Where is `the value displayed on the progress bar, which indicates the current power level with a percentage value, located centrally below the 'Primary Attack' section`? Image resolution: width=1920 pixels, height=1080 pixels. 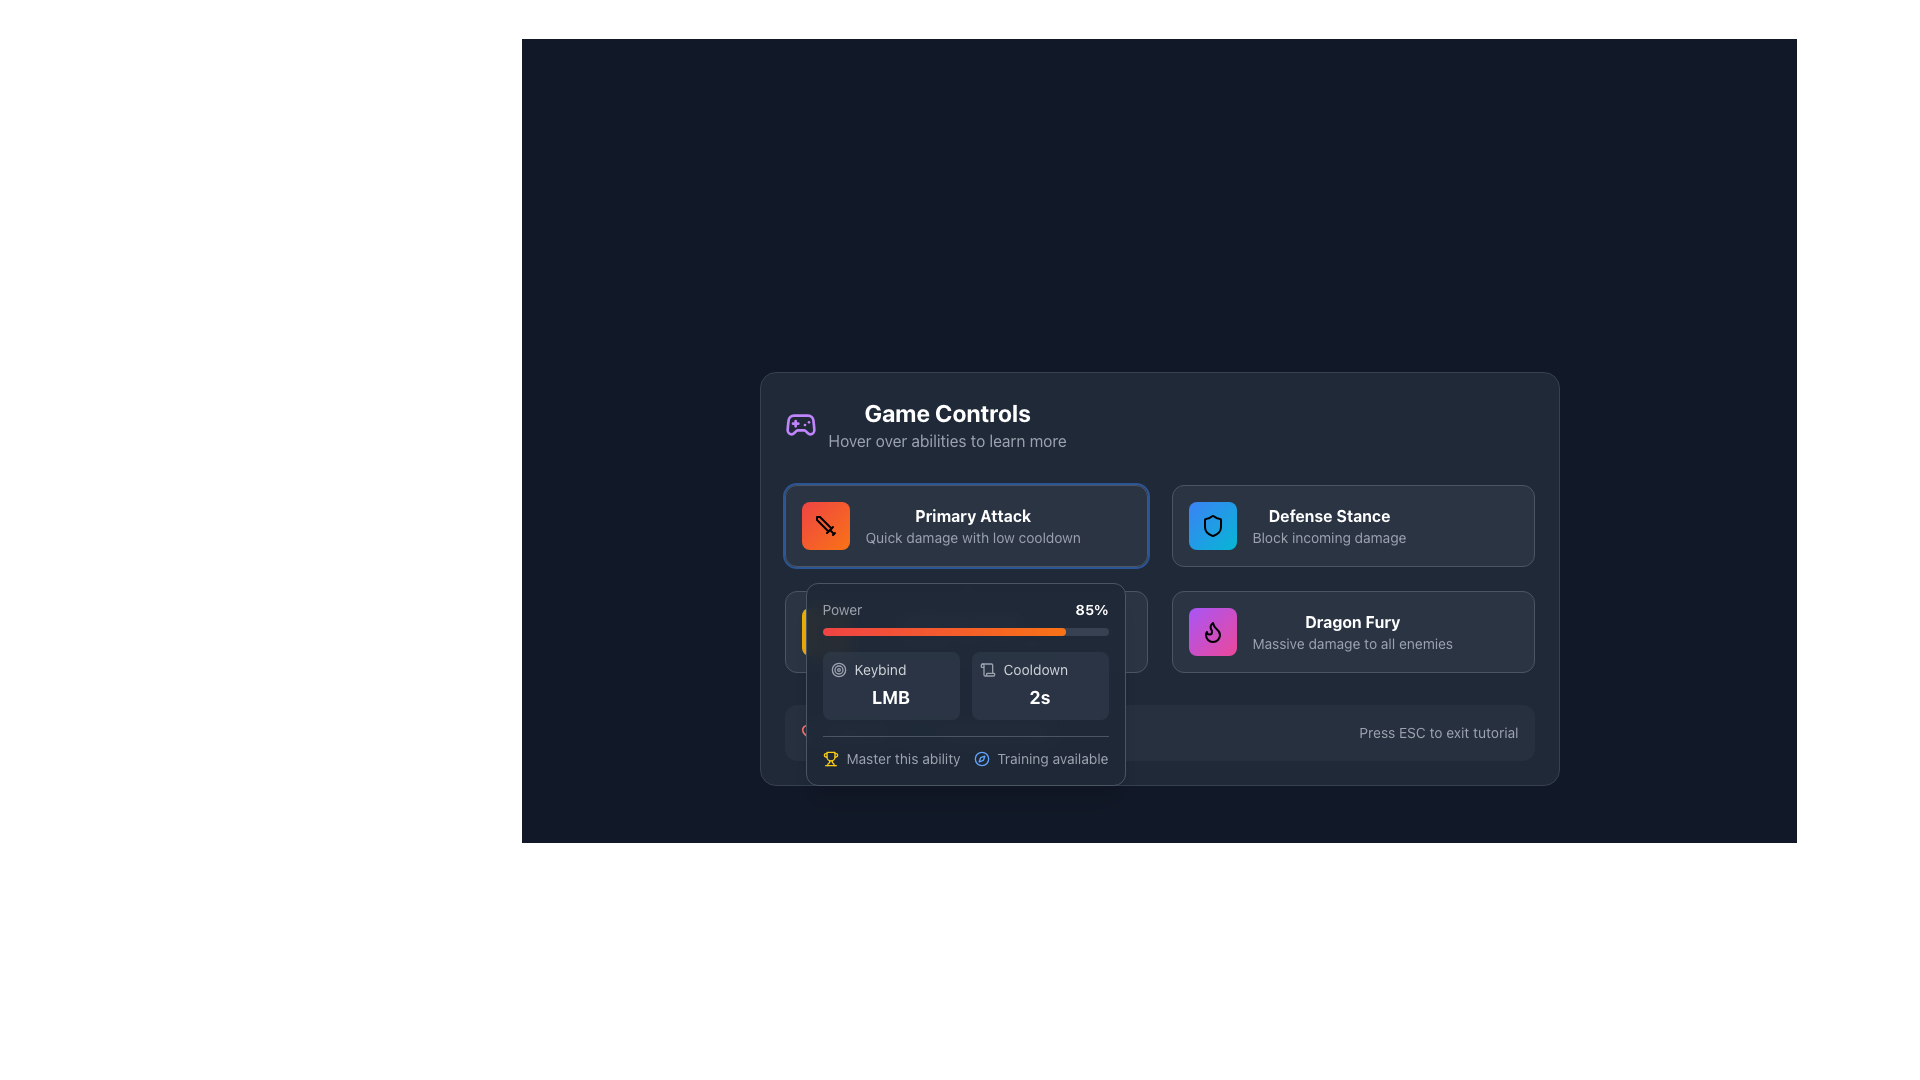 the value displayed on the progress bar, which indicates the current power level with a percentage value, located centrally below the 'Primary Attack' section is located at coordinates (965, 632).